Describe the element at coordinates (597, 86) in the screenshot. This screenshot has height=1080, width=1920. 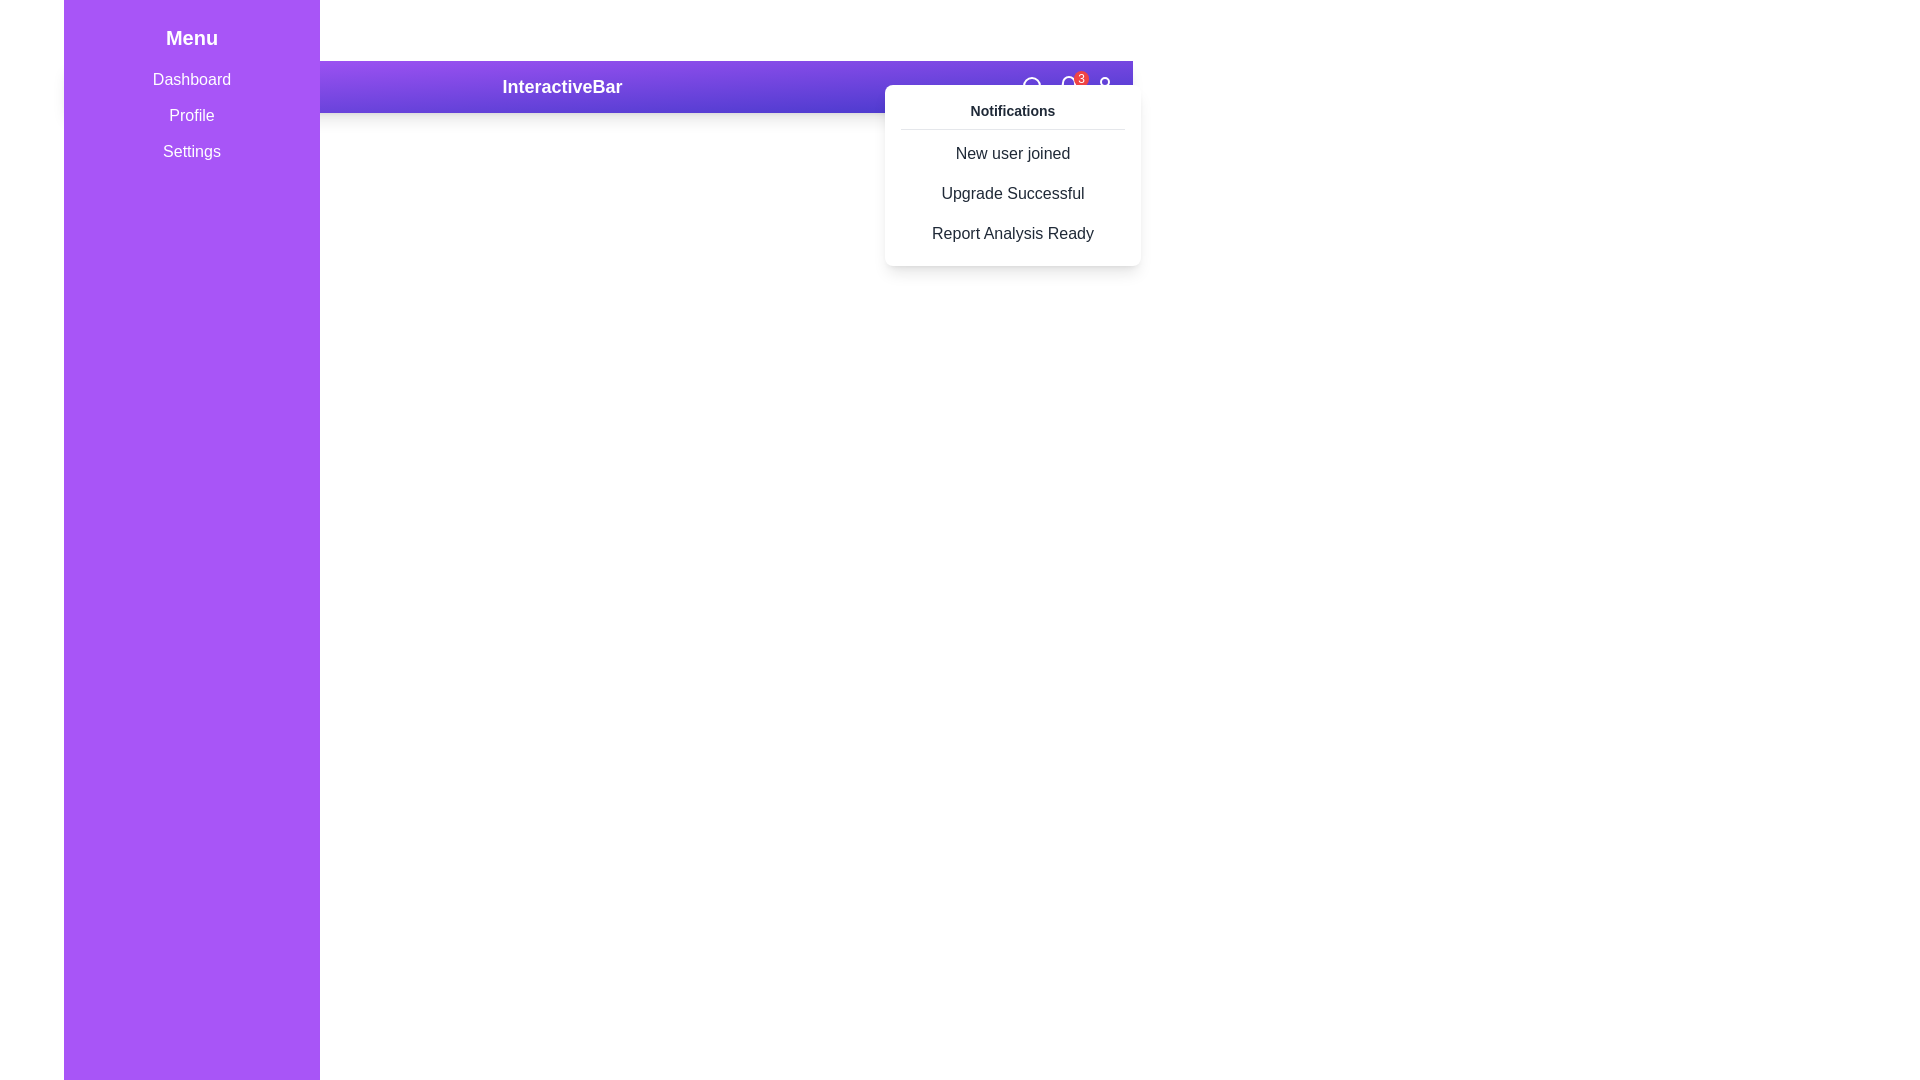
I see `the interactive regions within the Header Bar located at the top center of the interface, which serves as a visual and functional header` at that location.